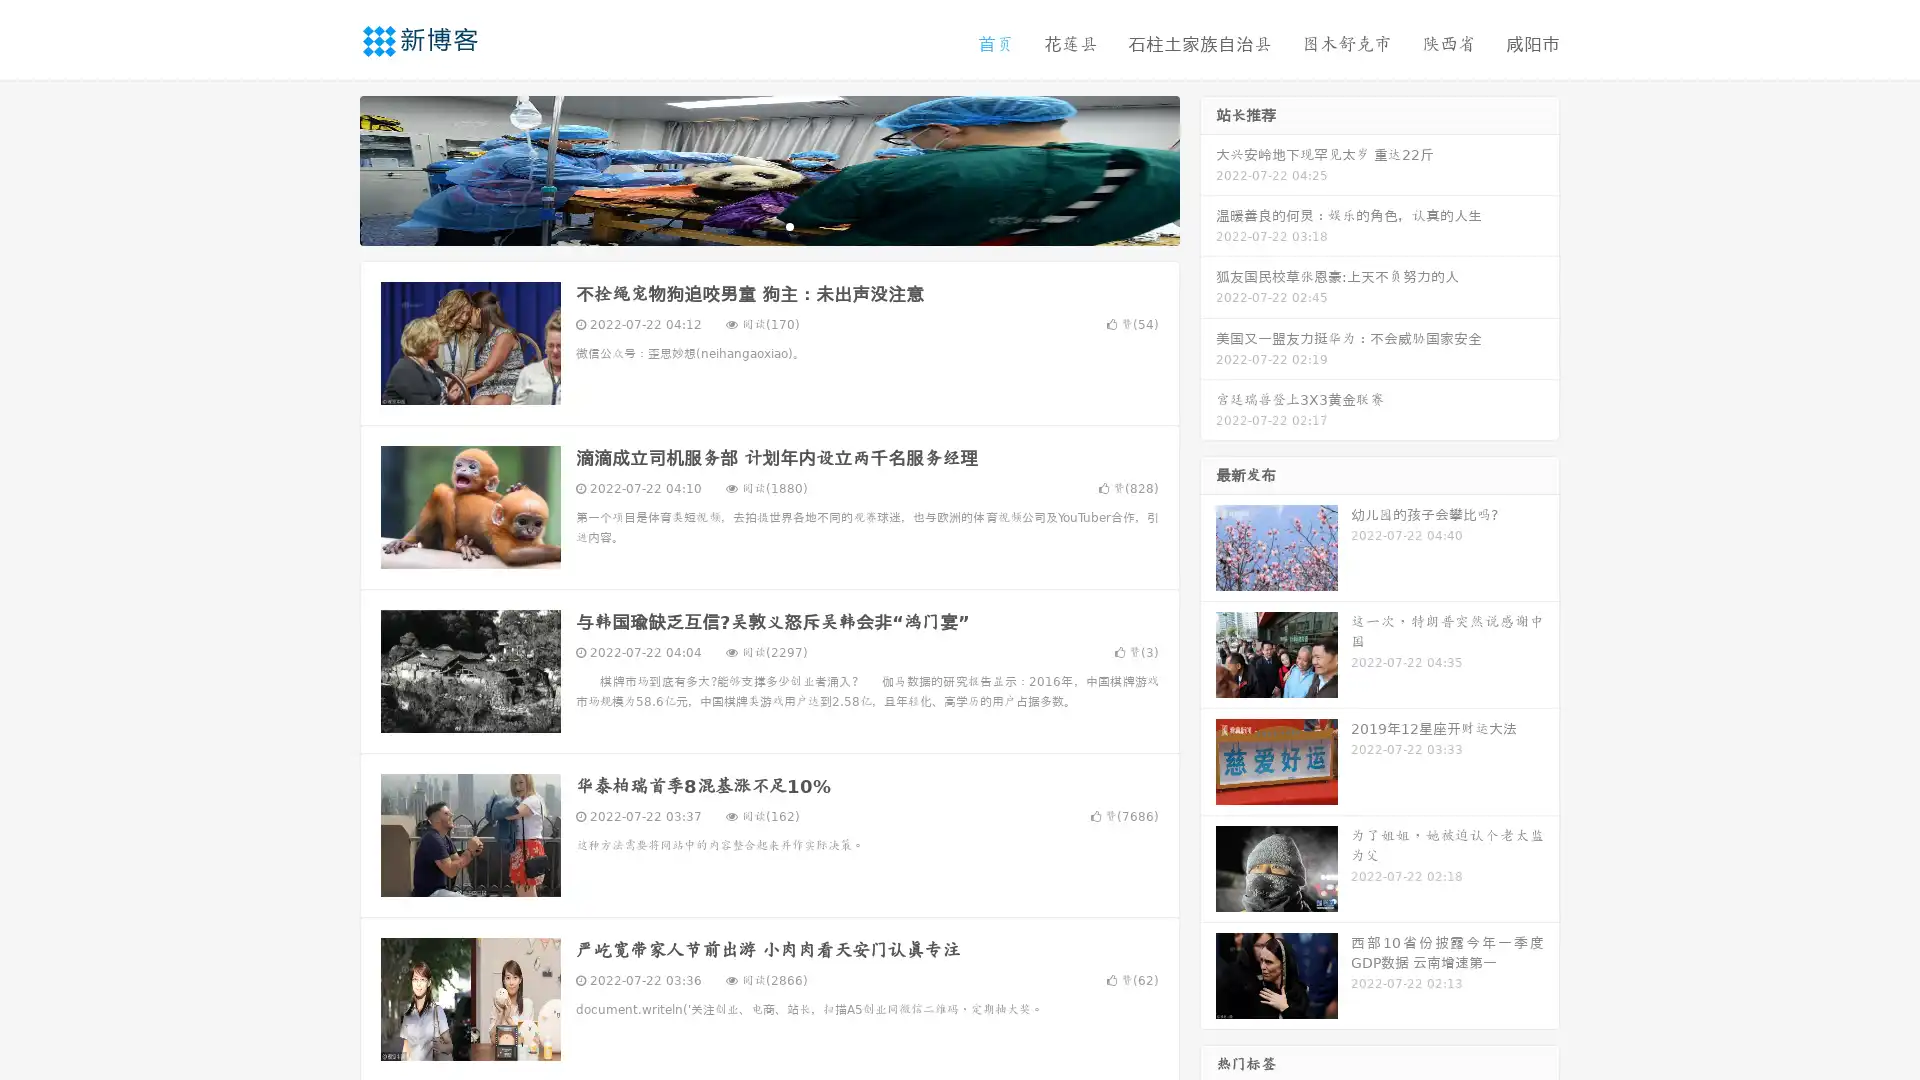 Image resolution: width=1920 pixels, height=1080 pixels. Describe the element at coordinates (768, 225) in the screenshot. I see `Go to slide 2` at that location.